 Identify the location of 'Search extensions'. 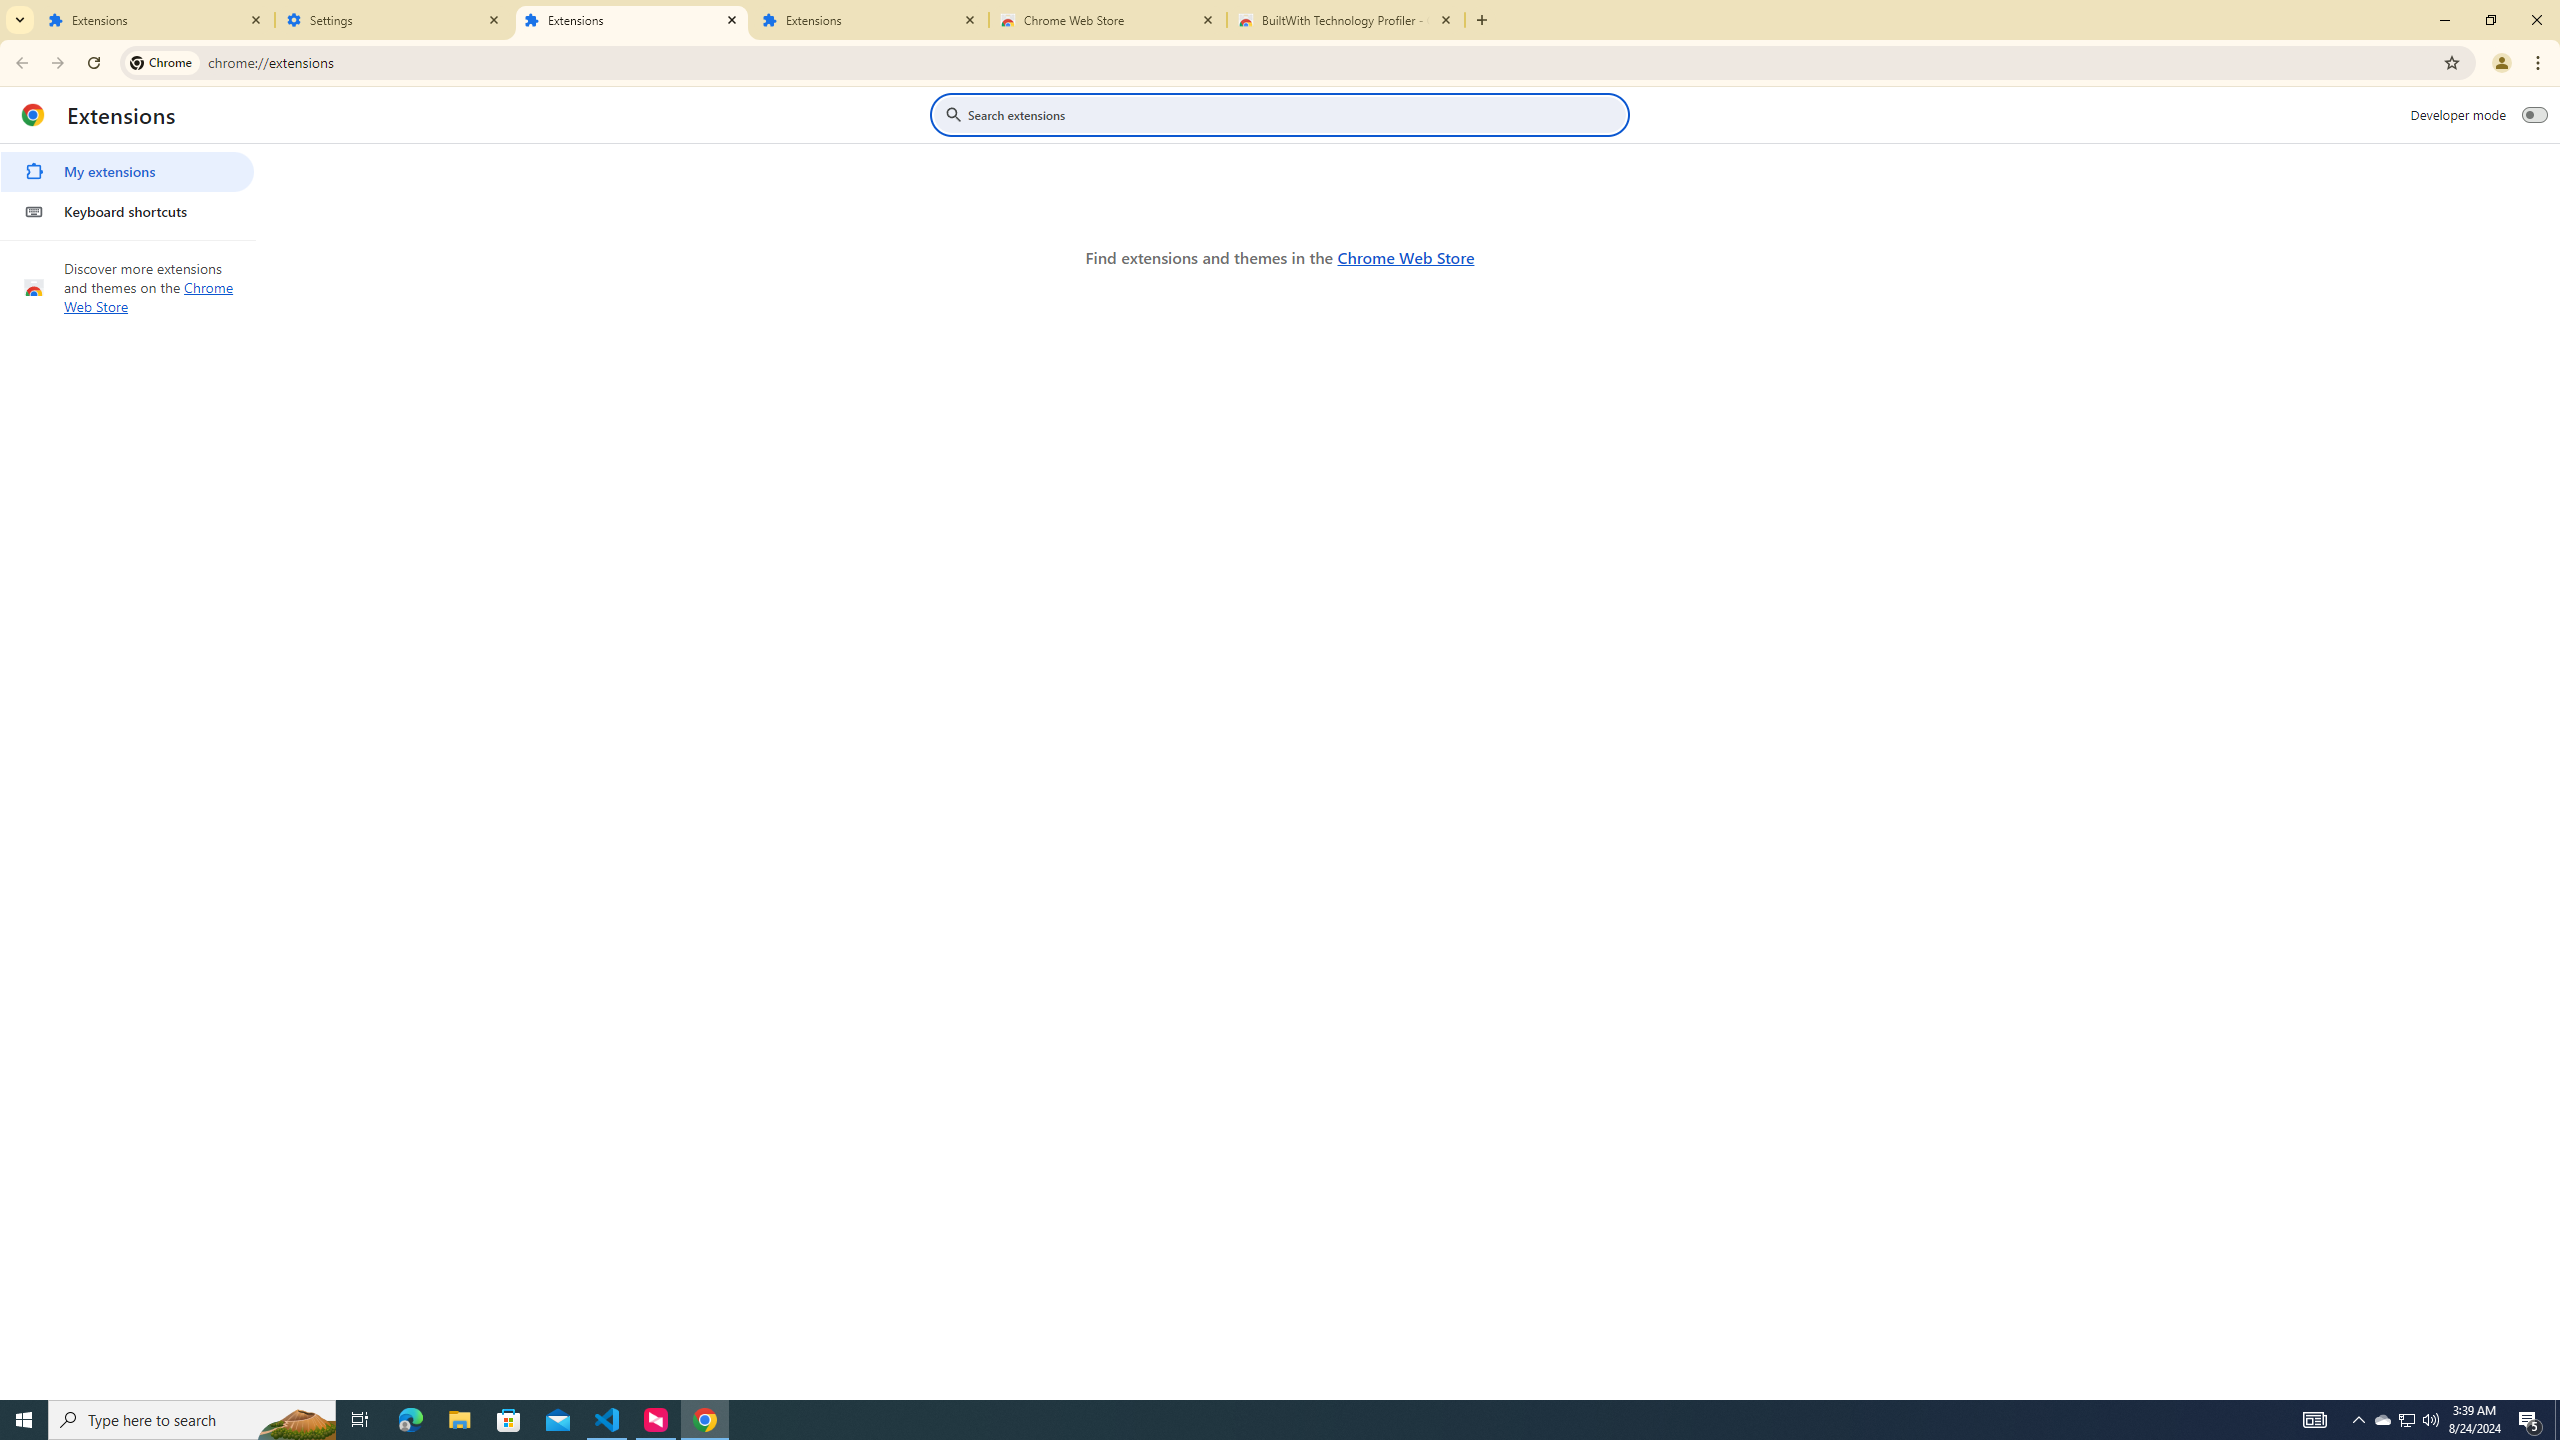
(1293, 114).